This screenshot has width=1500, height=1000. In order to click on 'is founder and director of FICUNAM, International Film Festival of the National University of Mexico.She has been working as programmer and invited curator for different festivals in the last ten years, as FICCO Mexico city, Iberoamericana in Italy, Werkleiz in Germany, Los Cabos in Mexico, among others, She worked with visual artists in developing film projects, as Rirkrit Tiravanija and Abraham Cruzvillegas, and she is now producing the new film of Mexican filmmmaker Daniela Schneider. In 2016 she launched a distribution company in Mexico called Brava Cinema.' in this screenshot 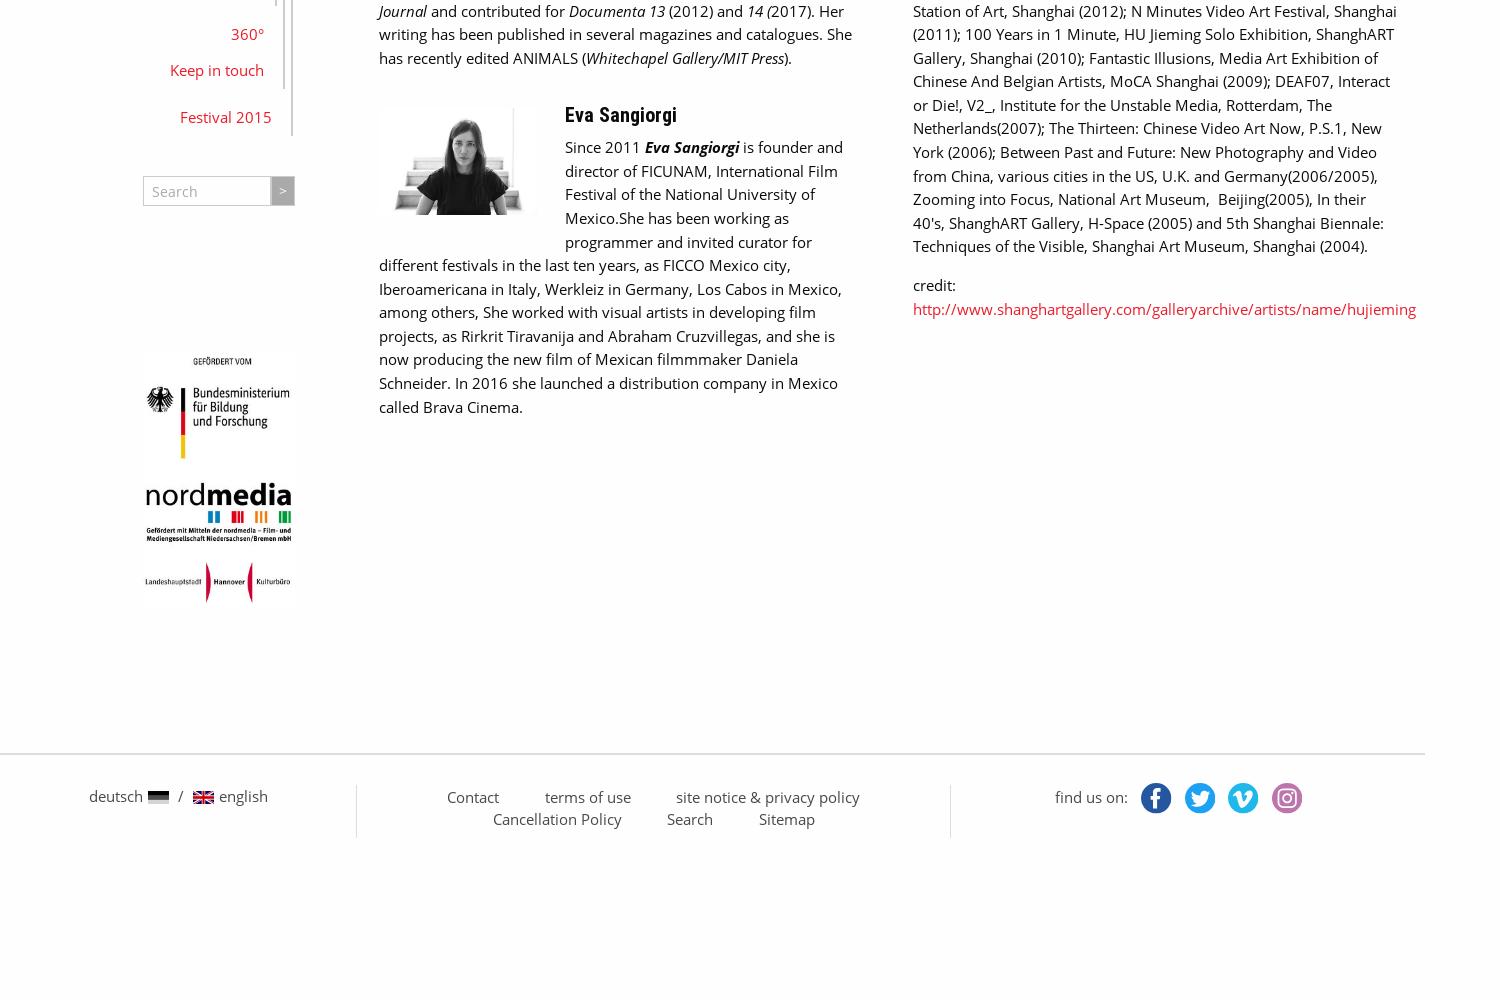, I will do `click(609, 276)`.